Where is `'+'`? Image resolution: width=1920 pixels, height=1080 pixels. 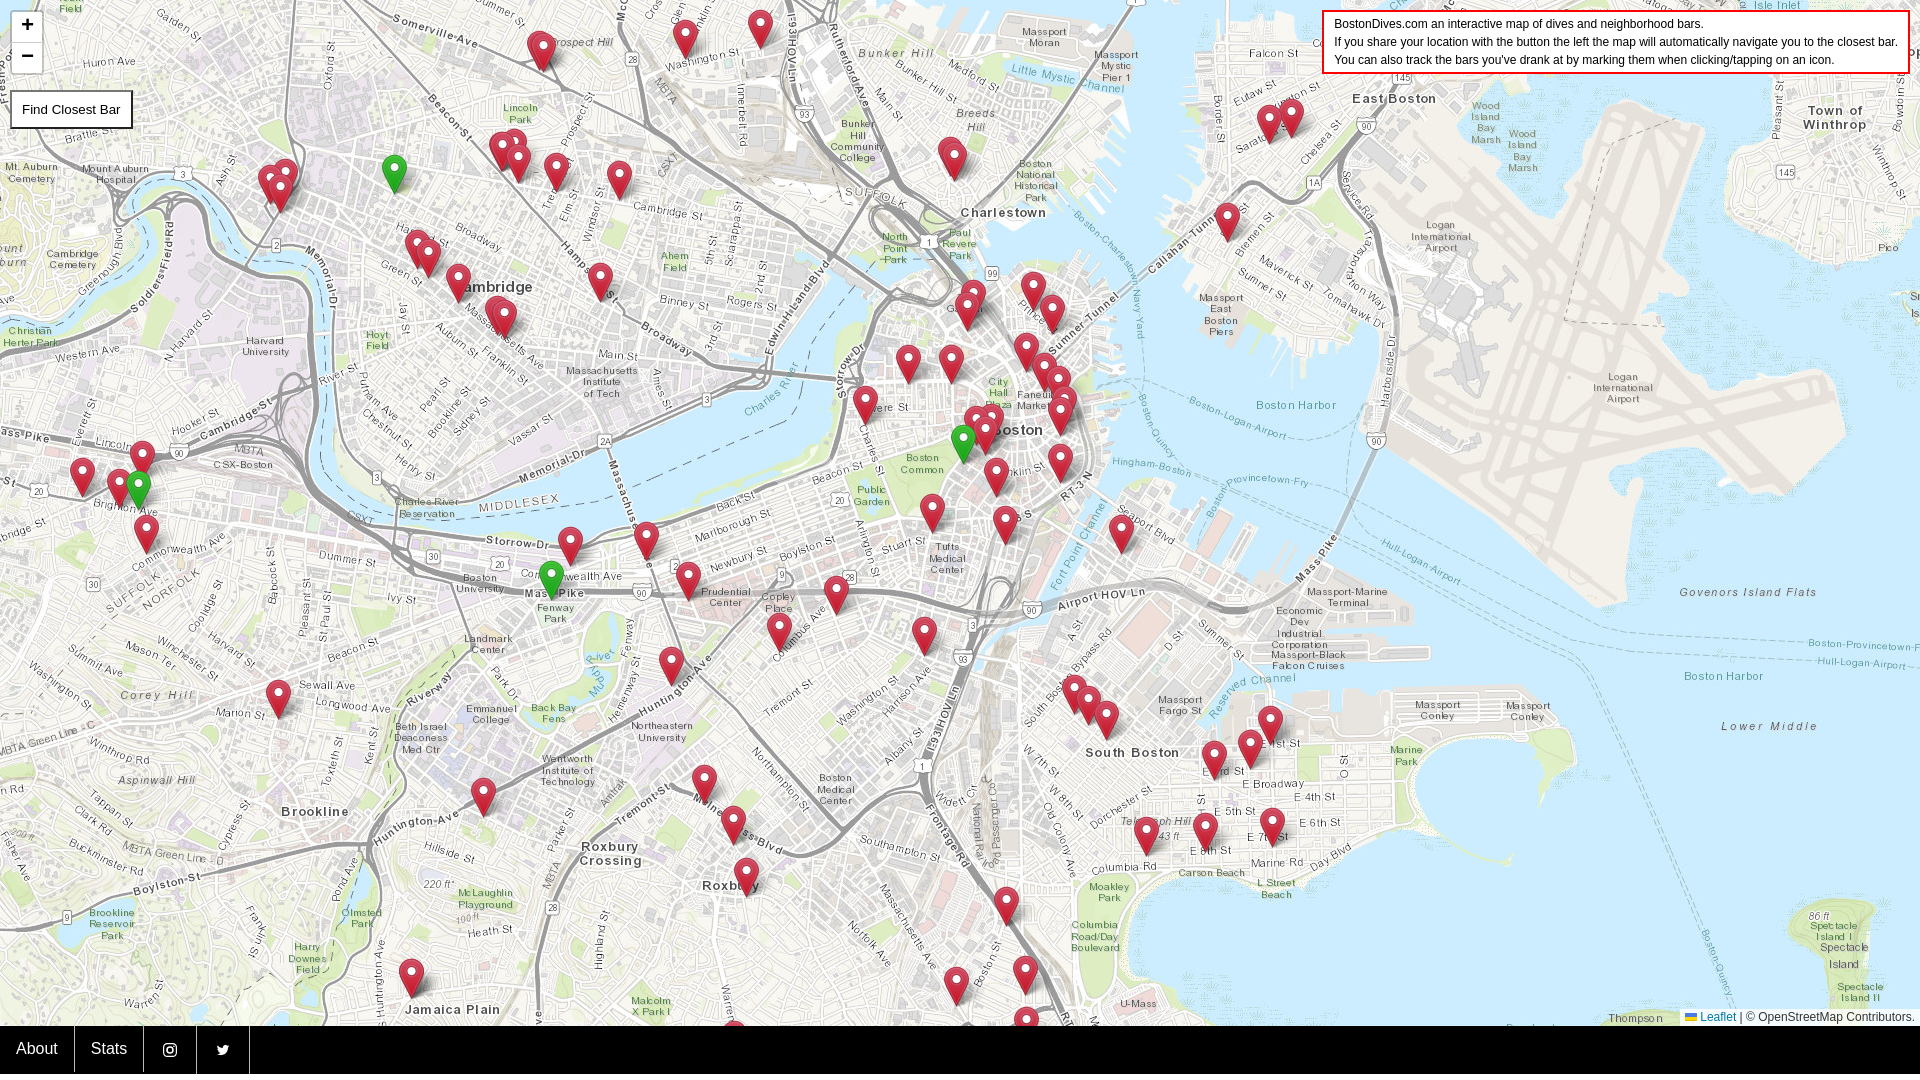 '+' is located at coordinates (27, 27).